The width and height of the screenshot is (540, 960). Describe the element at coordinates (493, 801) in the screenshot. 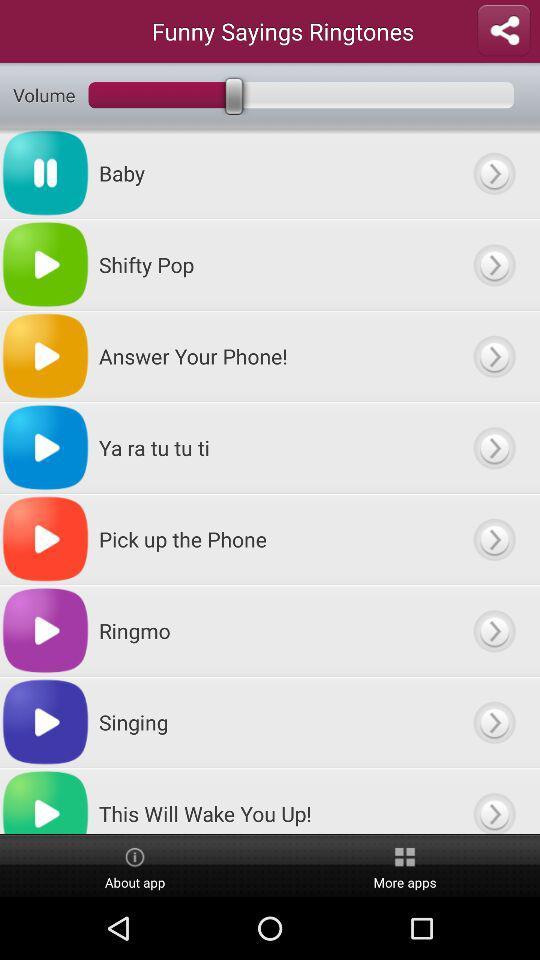

I see `advance to the right` at that location.